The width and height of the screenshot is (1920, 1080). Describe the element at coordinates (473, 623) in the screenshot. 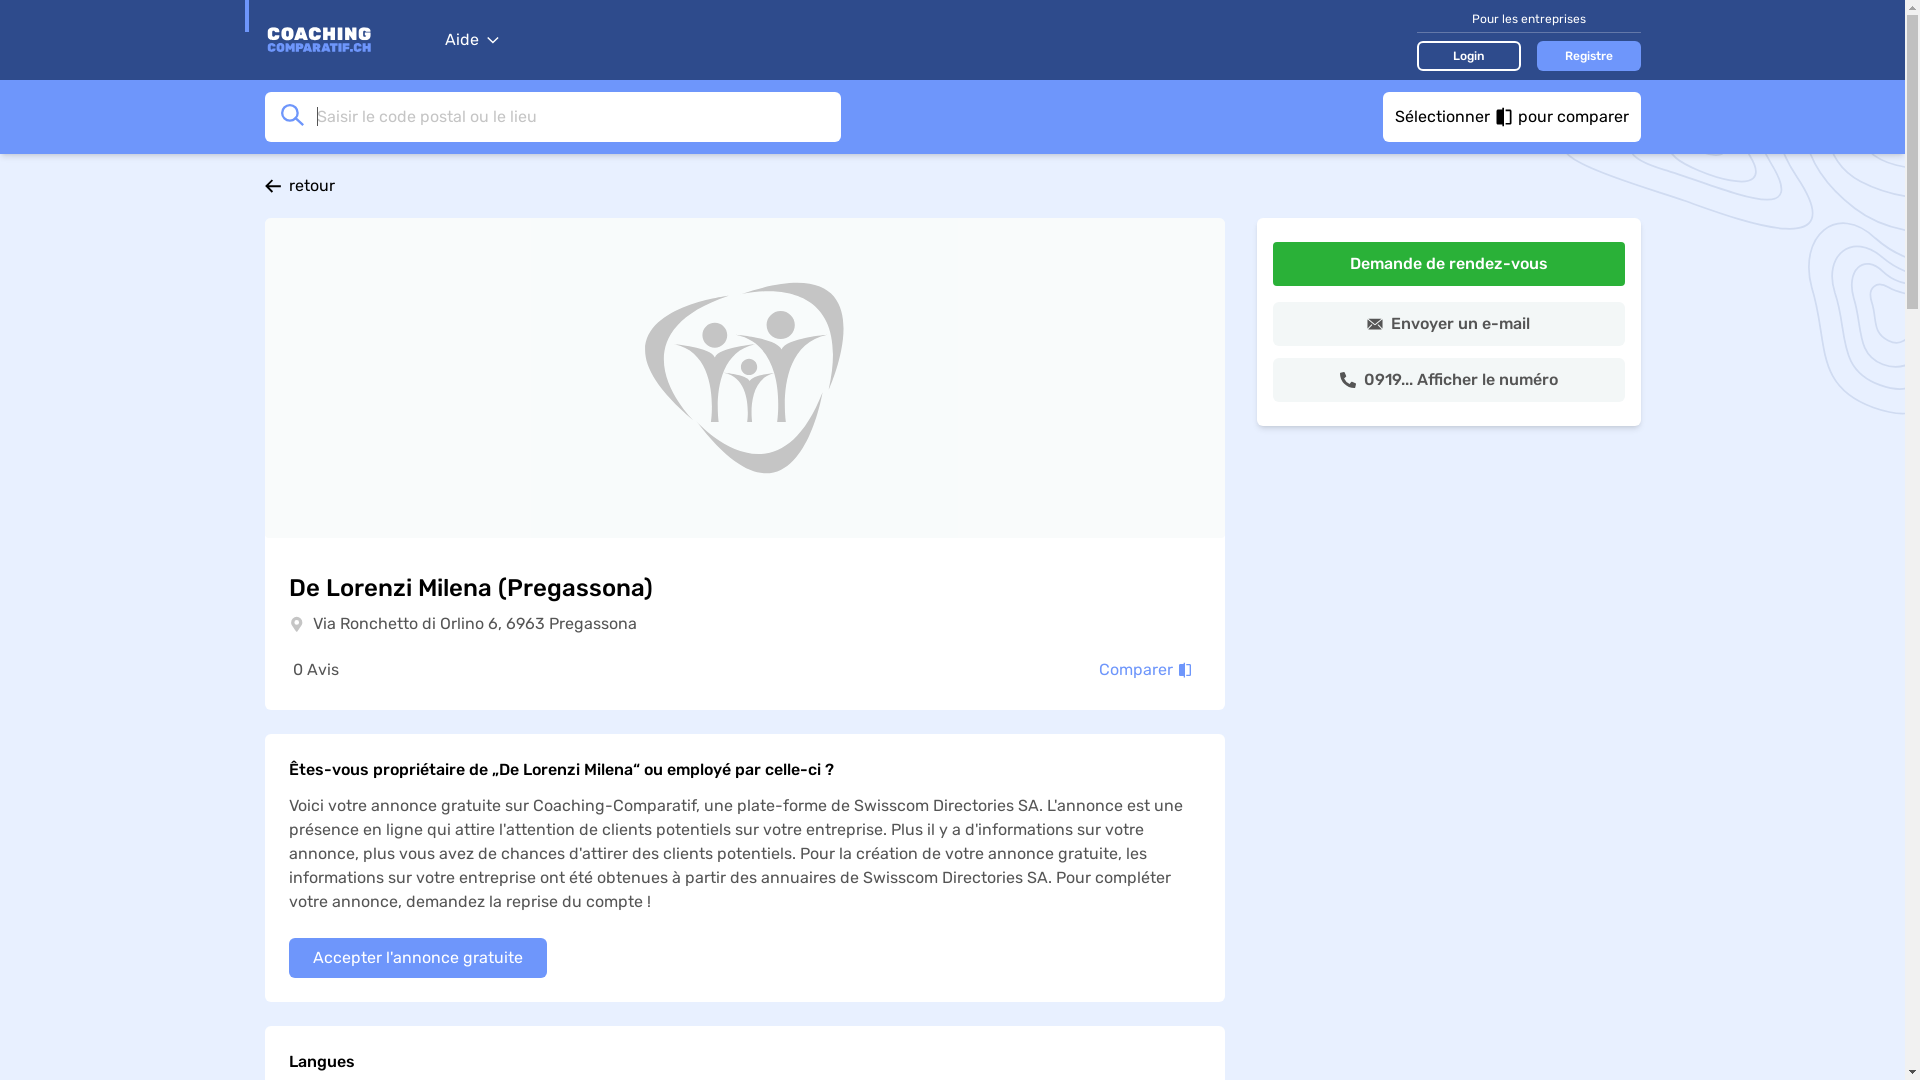

I see `'Via Ronchetto di Orlino 6, 6963 Pregassona'` at that location.